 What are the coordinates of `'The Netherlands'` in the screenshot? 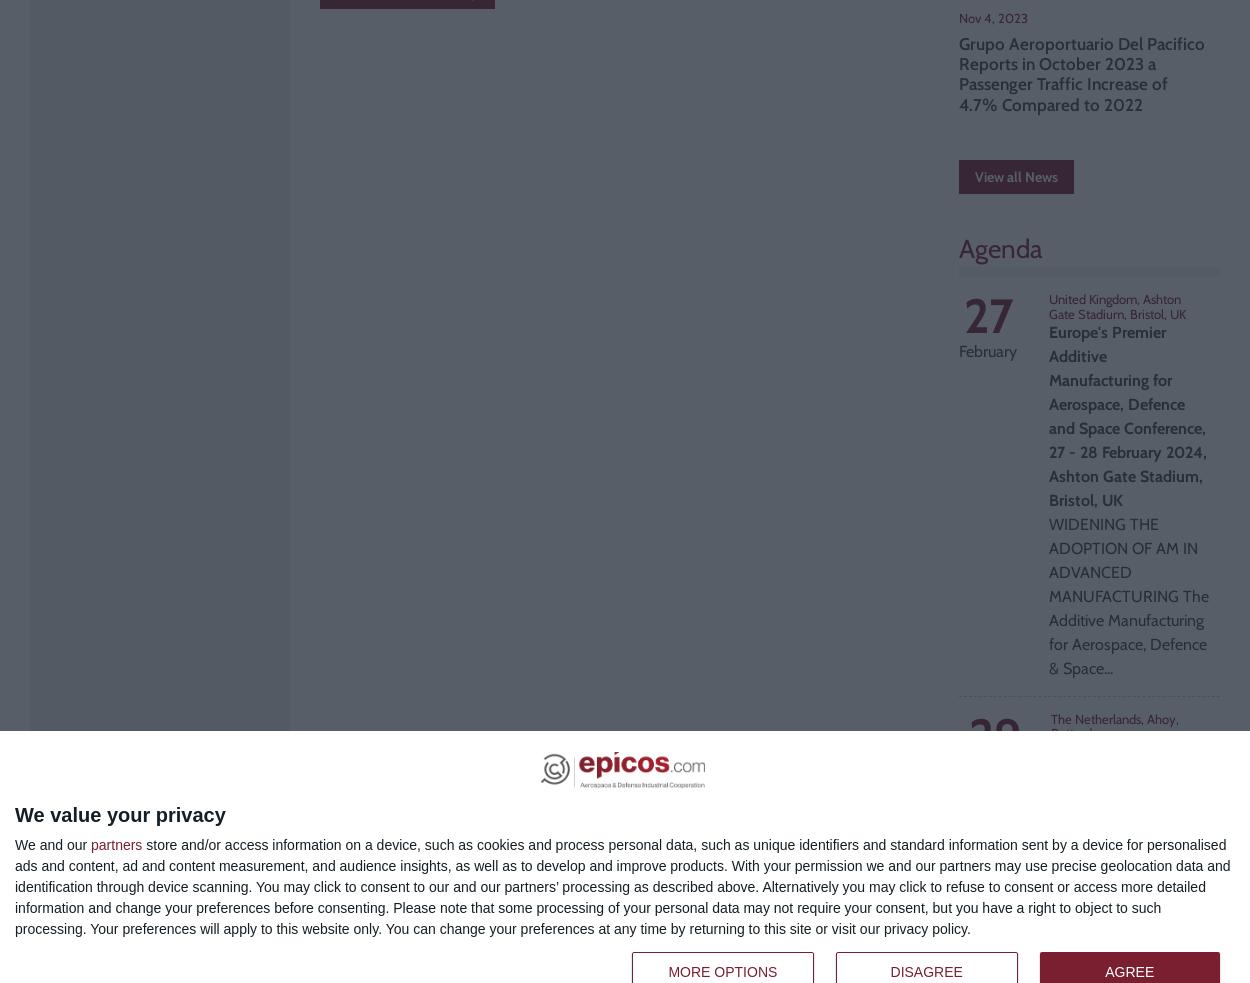 It's located at (1051, 716).